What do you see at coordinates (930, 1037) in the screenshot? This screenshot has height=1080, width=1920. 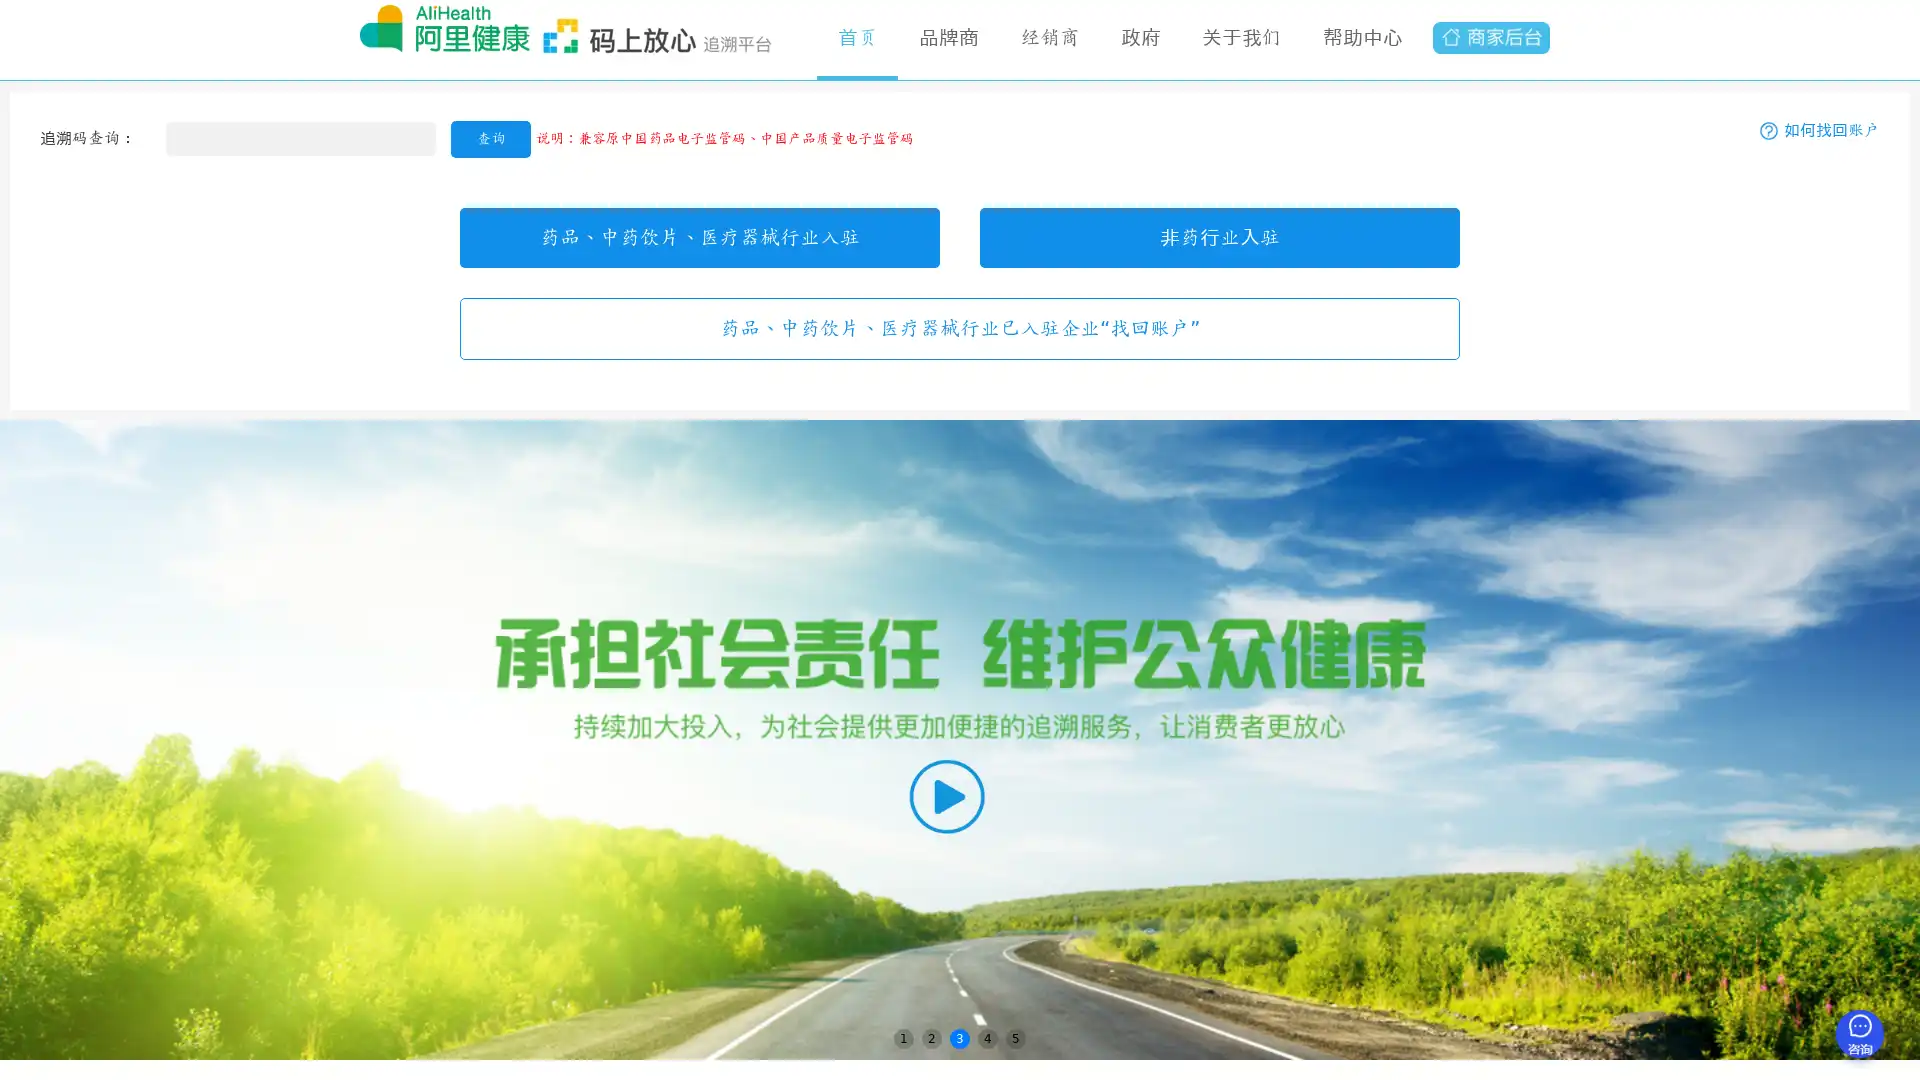 I see `Go to slide 2` at bounding box center [930, 1037].